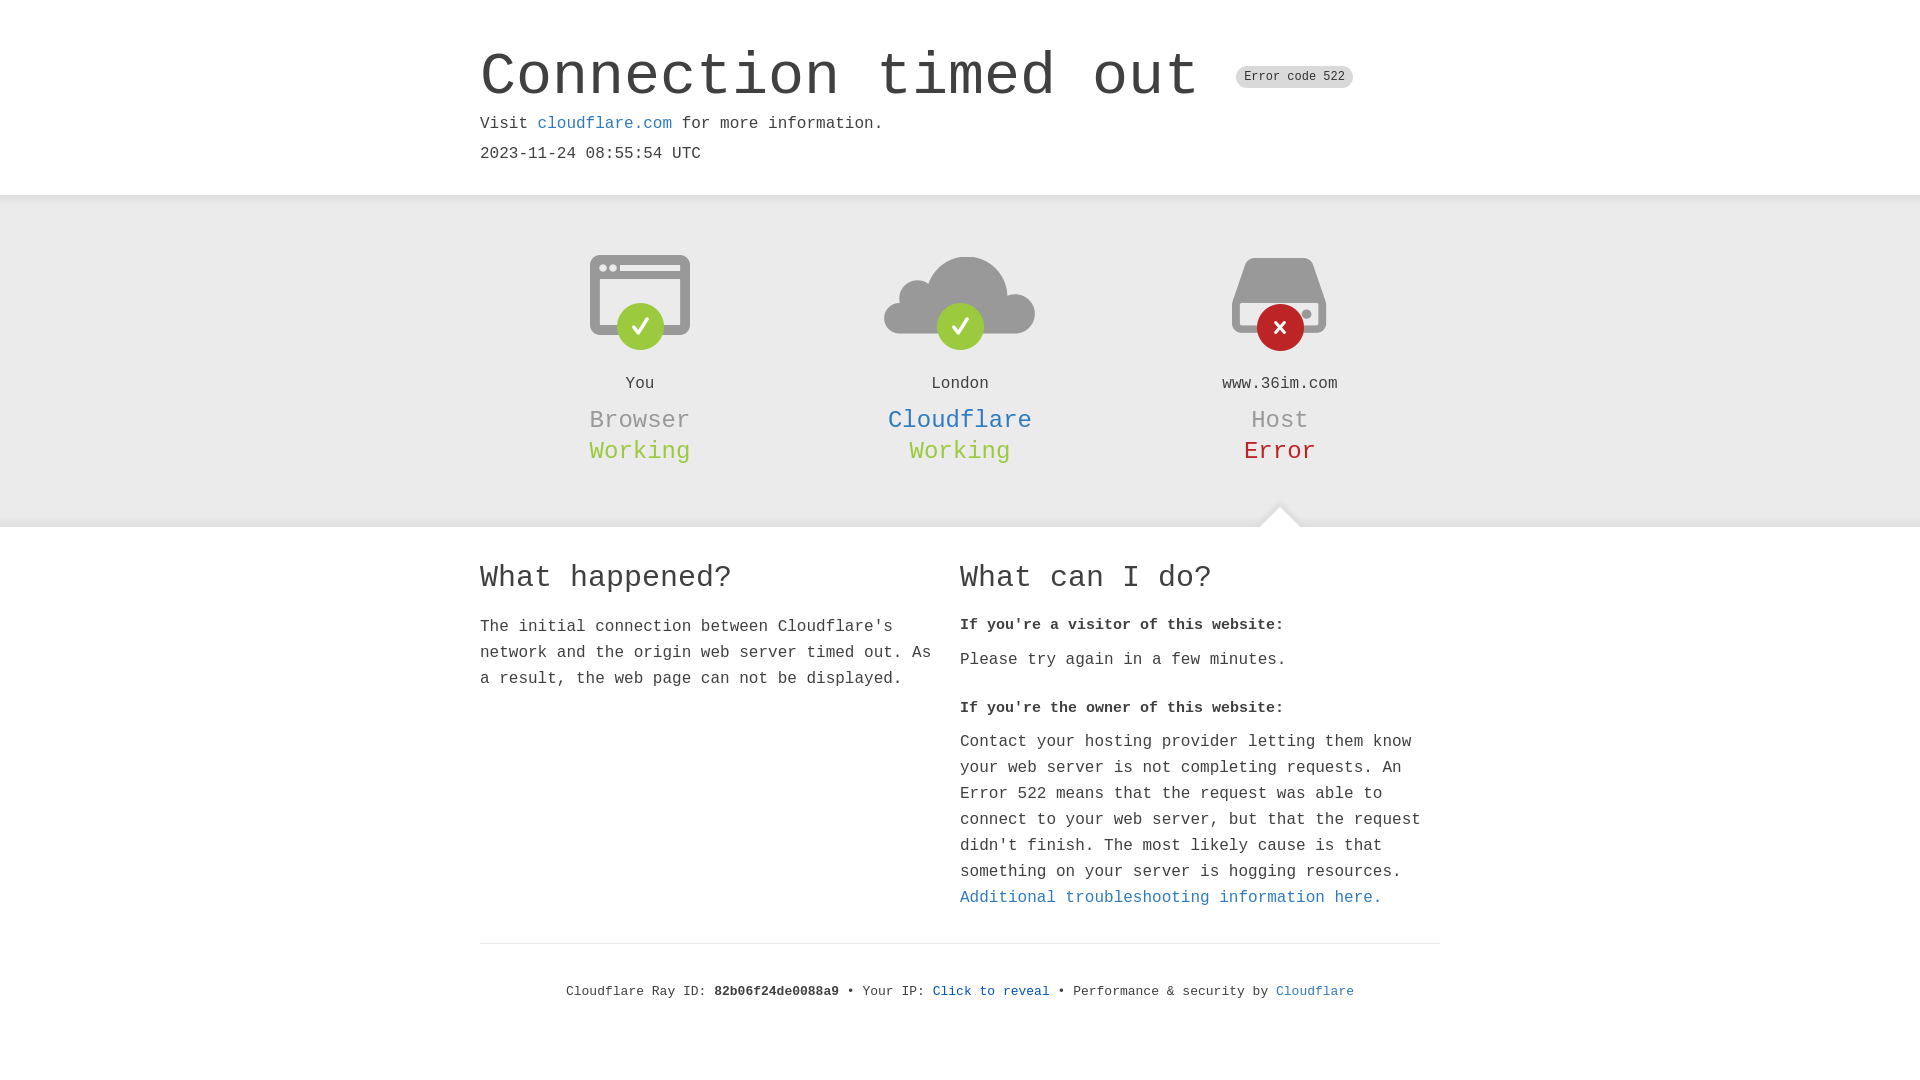 Image resolution: width=1920 pixels, height=1080 pixels. What do you see at coordinates (931, 991) in the screenshot?
I see `'Click to reveal'` at bounding box center [931, 991].